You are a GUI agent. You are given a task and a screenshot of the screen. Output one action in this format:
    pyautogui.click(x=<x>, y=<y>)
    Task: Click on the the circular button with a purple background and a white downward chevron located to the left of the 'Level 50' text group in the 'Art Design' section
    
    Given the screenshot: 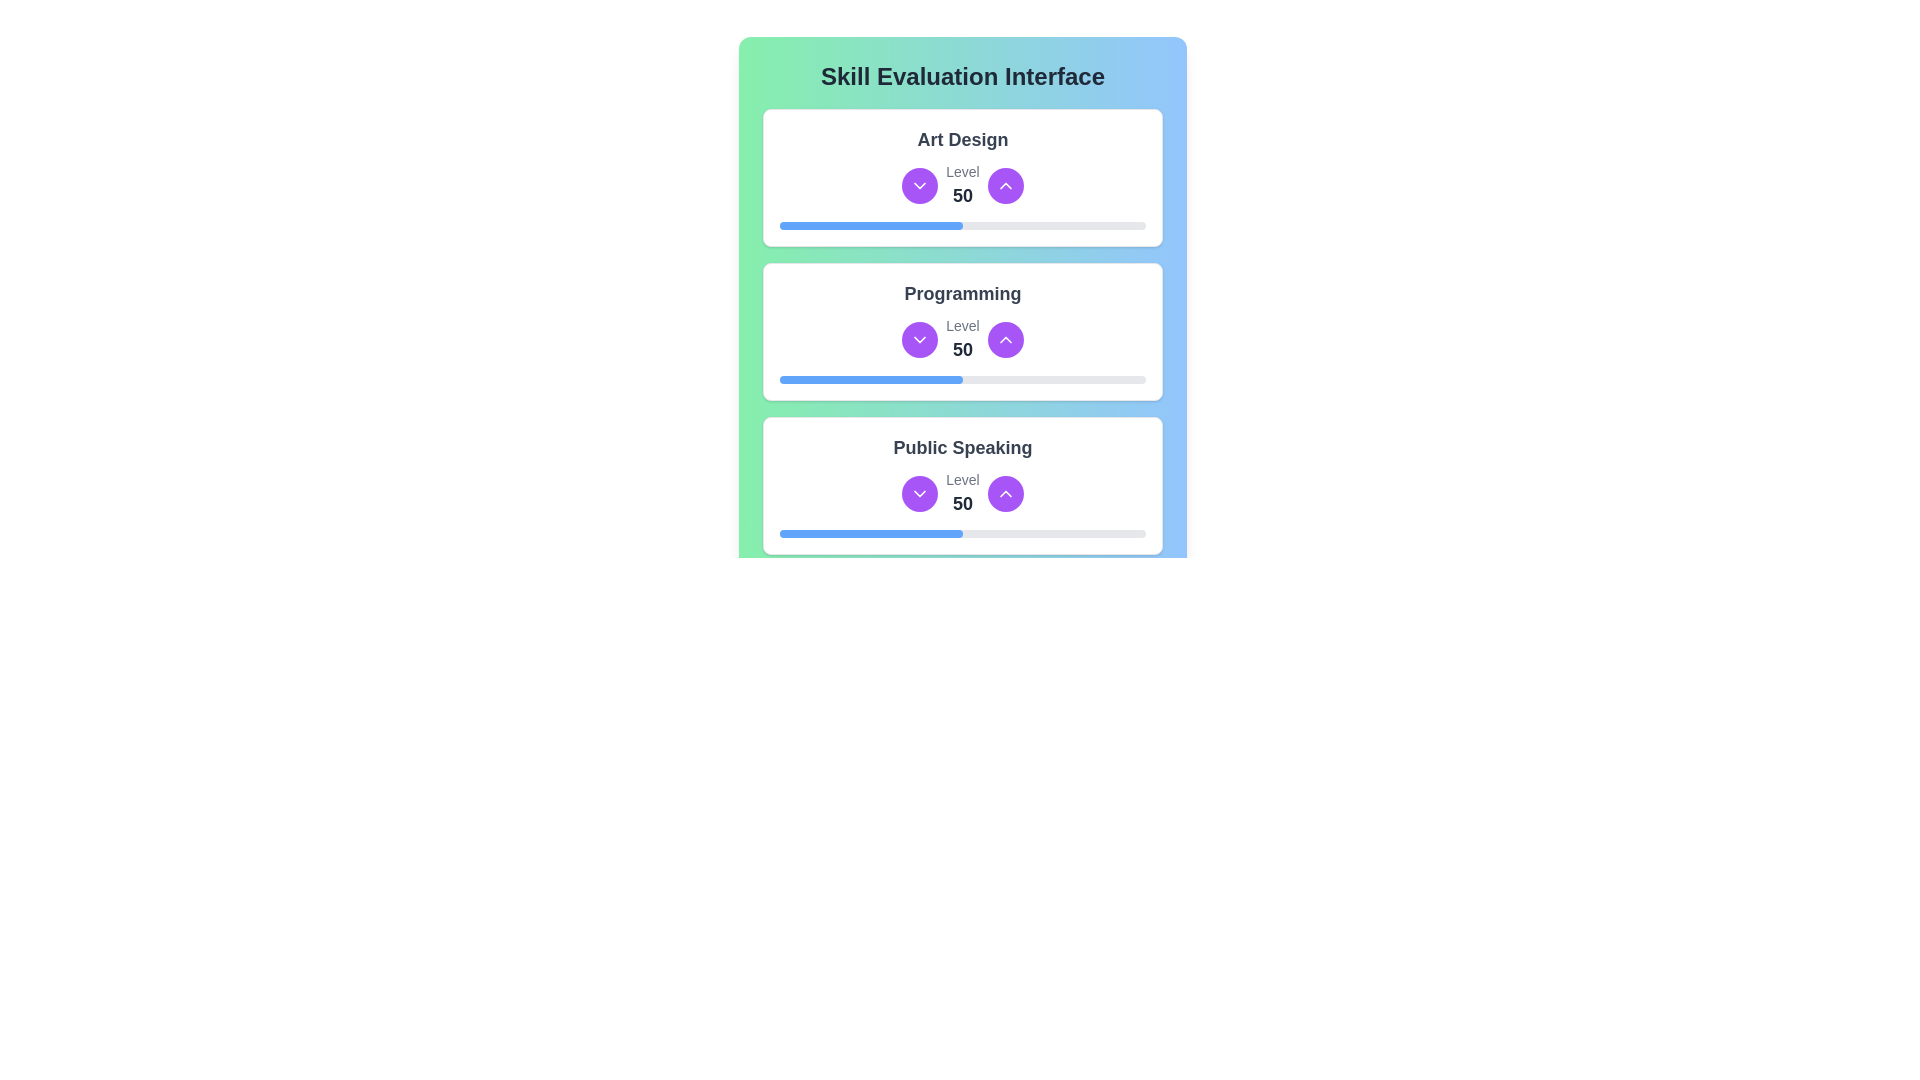 What is the action you would take?
    pyautogui.click(x=919, y=185)
    